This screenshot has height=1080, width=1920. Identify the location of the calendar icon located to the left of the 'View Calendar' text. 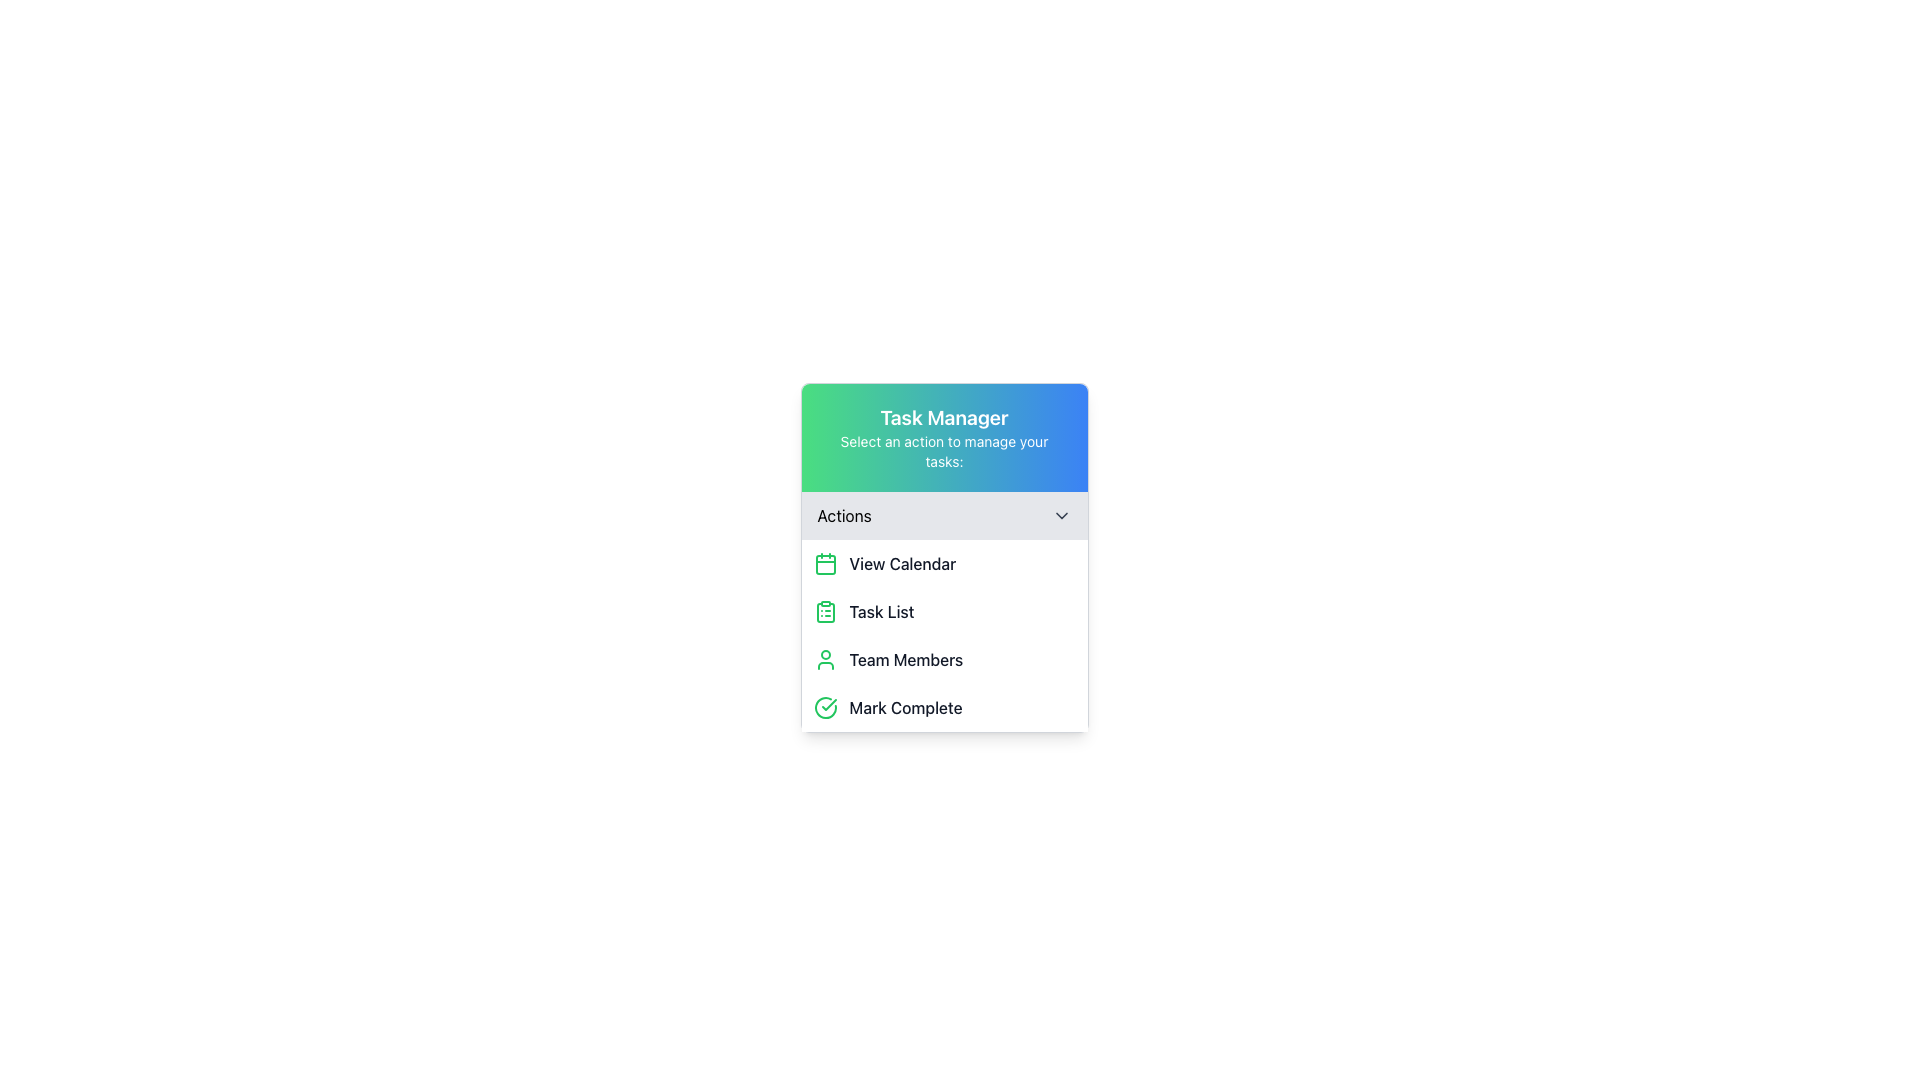
(825, 563).